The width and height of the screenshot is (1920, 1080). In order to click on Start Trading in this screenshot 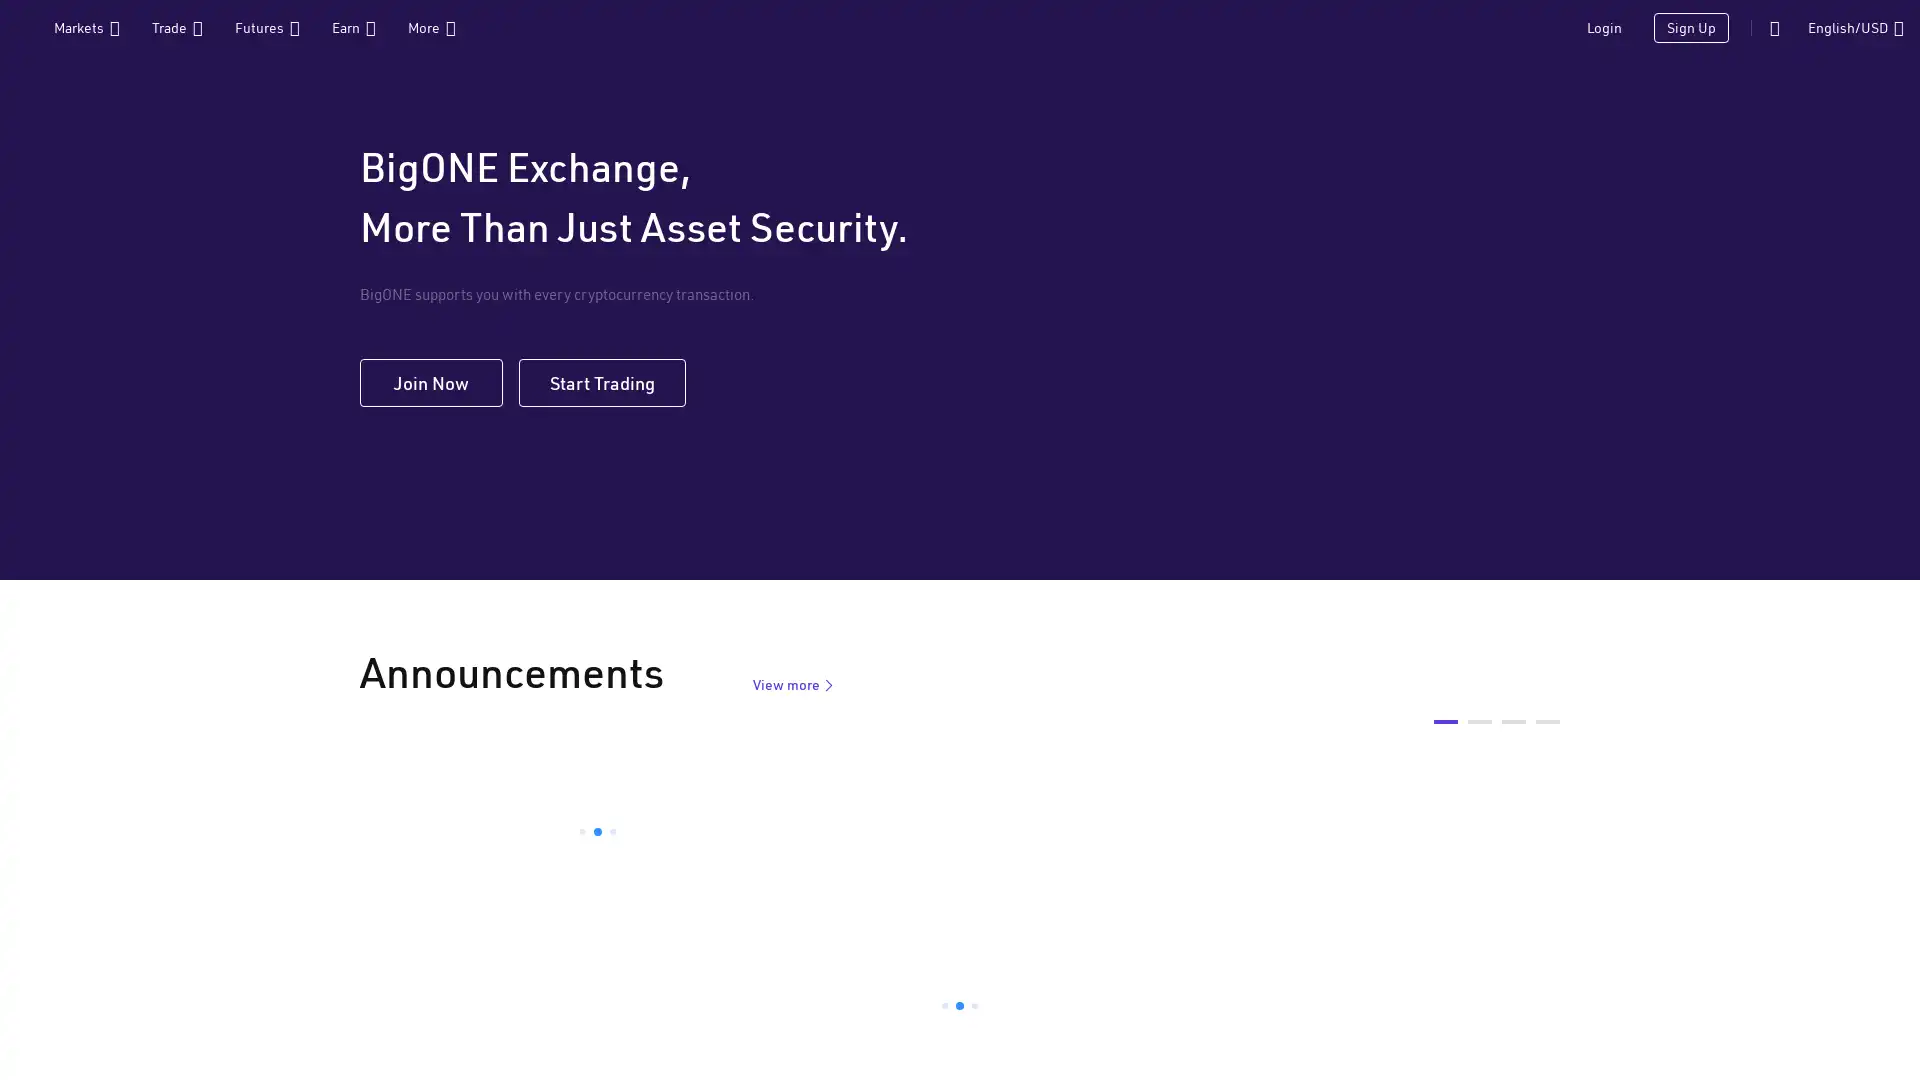, I will do `click(601, 382)`.